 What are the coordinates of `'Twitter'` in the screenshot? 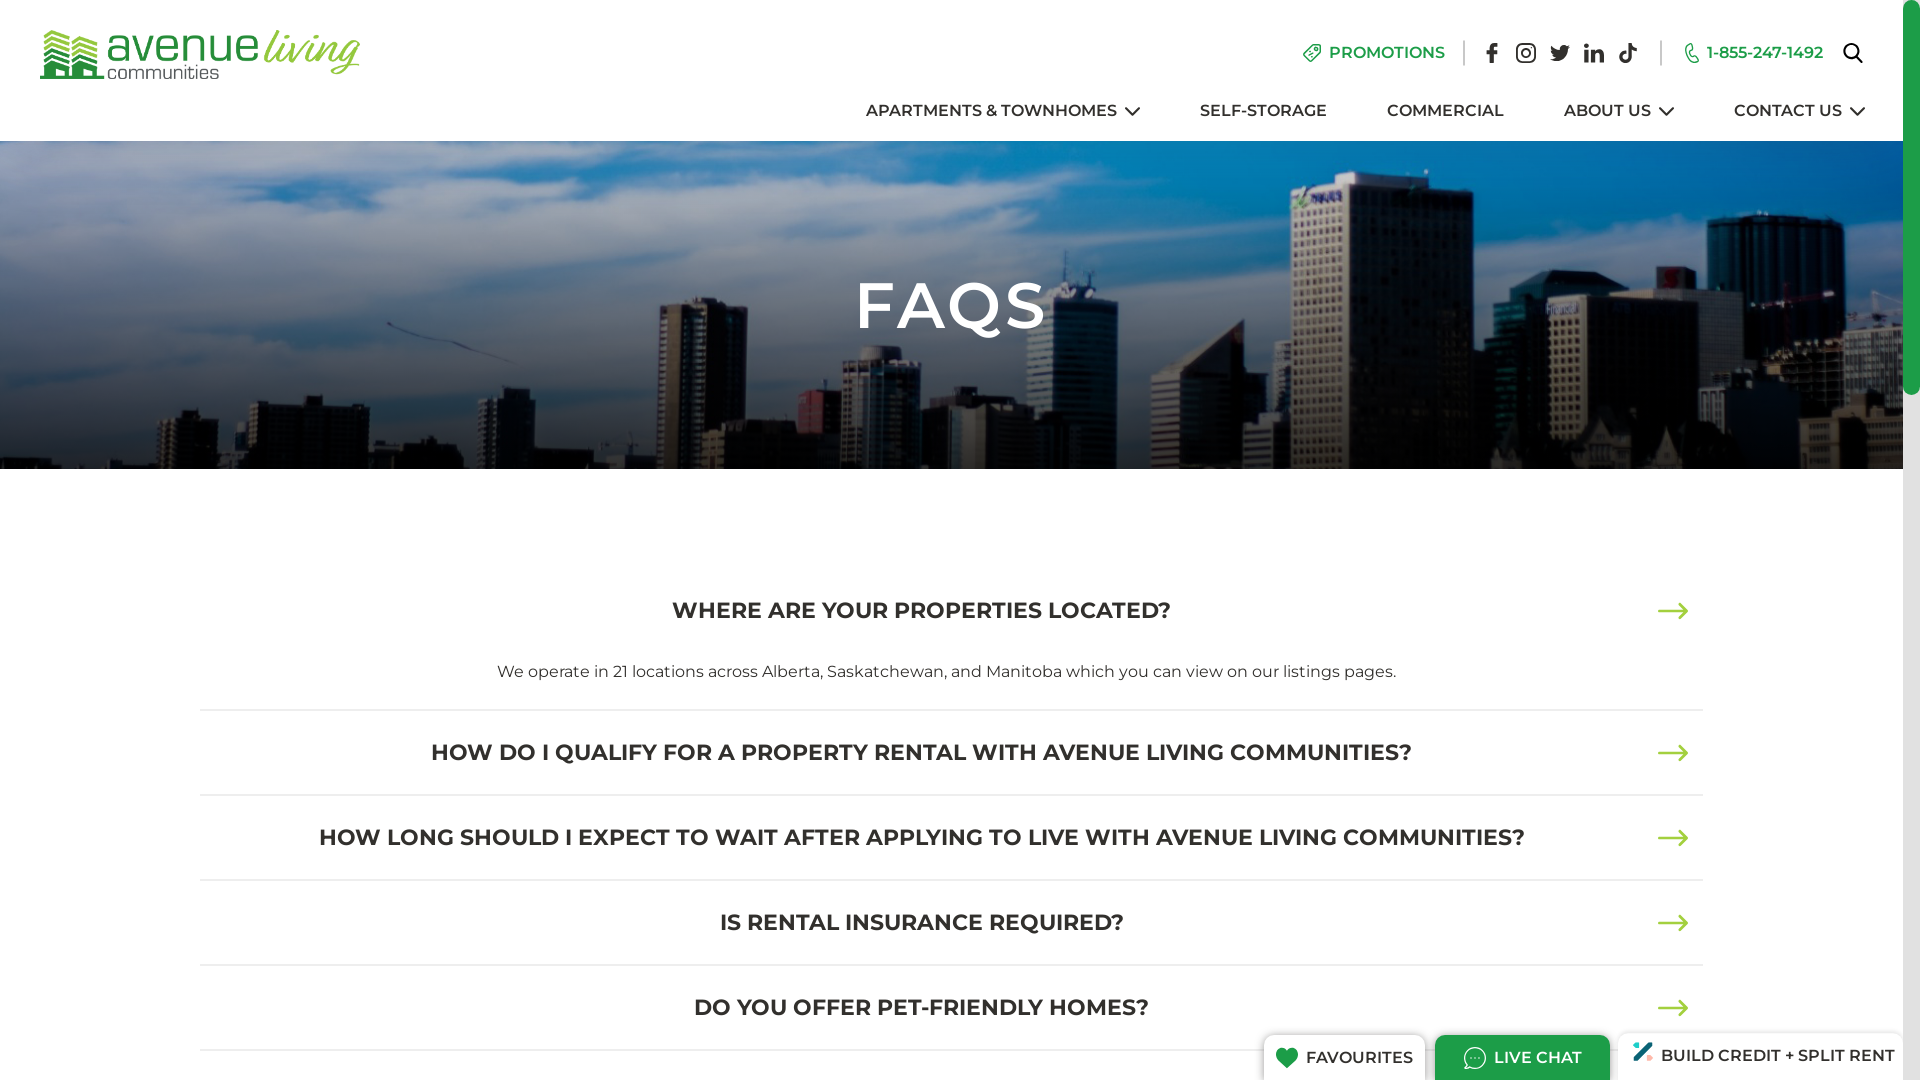 It's located at (1549, 52).